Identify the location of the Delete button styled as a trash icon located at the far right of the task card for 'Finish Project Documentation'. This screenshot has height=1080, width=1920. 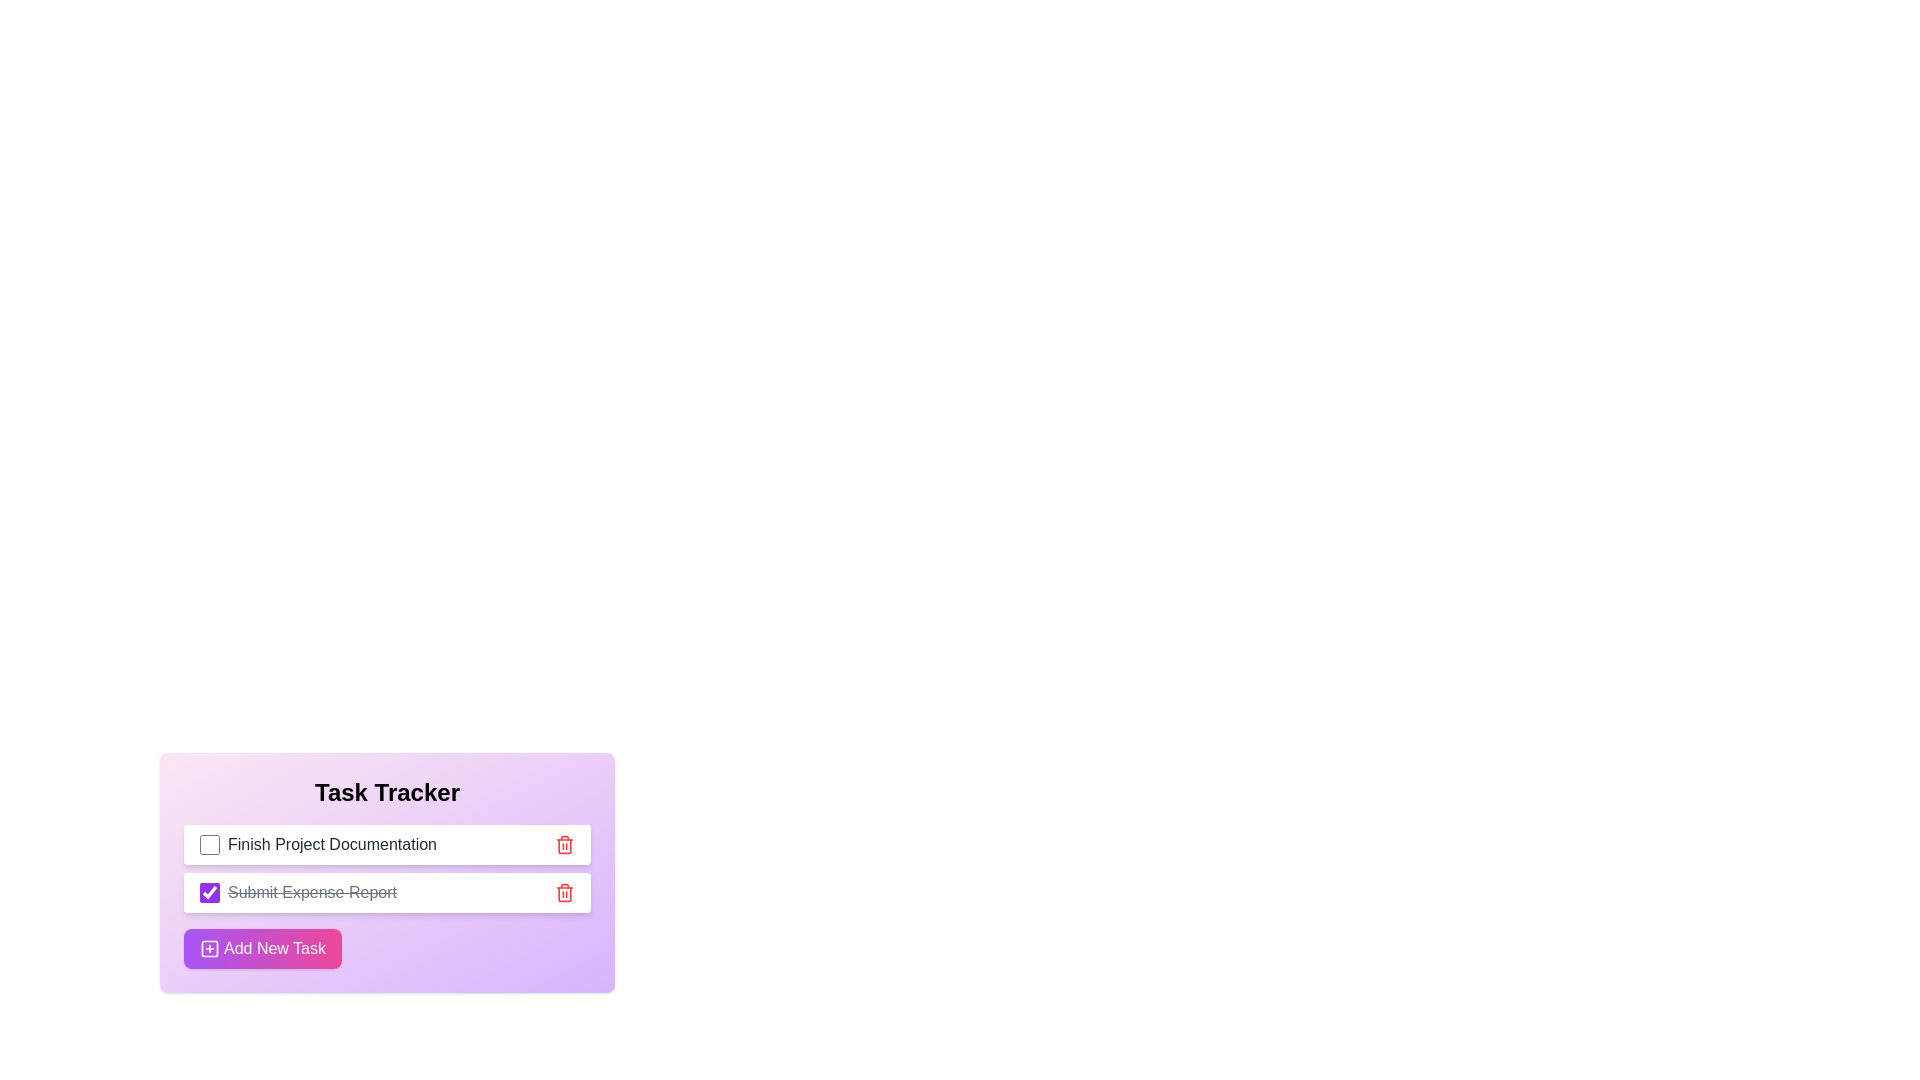
(564, 844).